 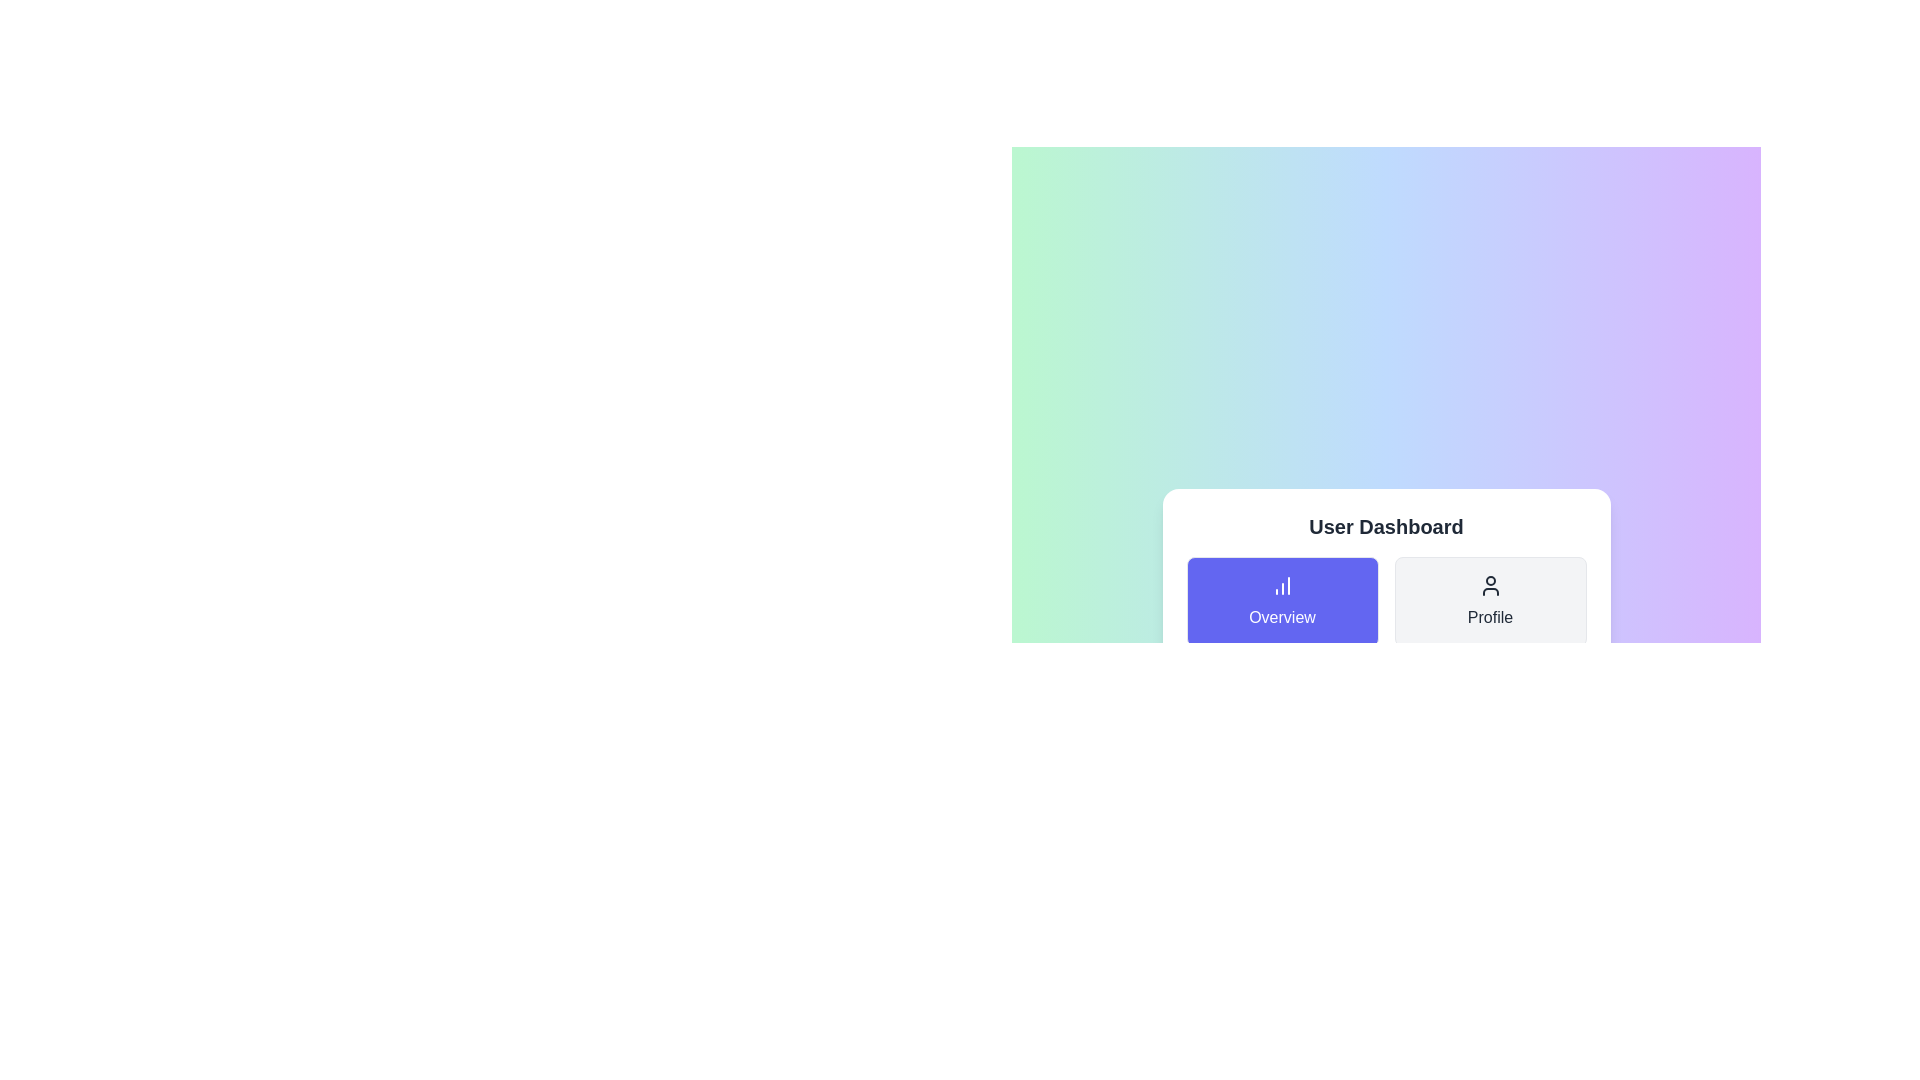 What do you see at coordinates (1282, 600) in the screenshot?
I see `the tab named Overview by clicking on its button` at bounding box center [1282, 600].